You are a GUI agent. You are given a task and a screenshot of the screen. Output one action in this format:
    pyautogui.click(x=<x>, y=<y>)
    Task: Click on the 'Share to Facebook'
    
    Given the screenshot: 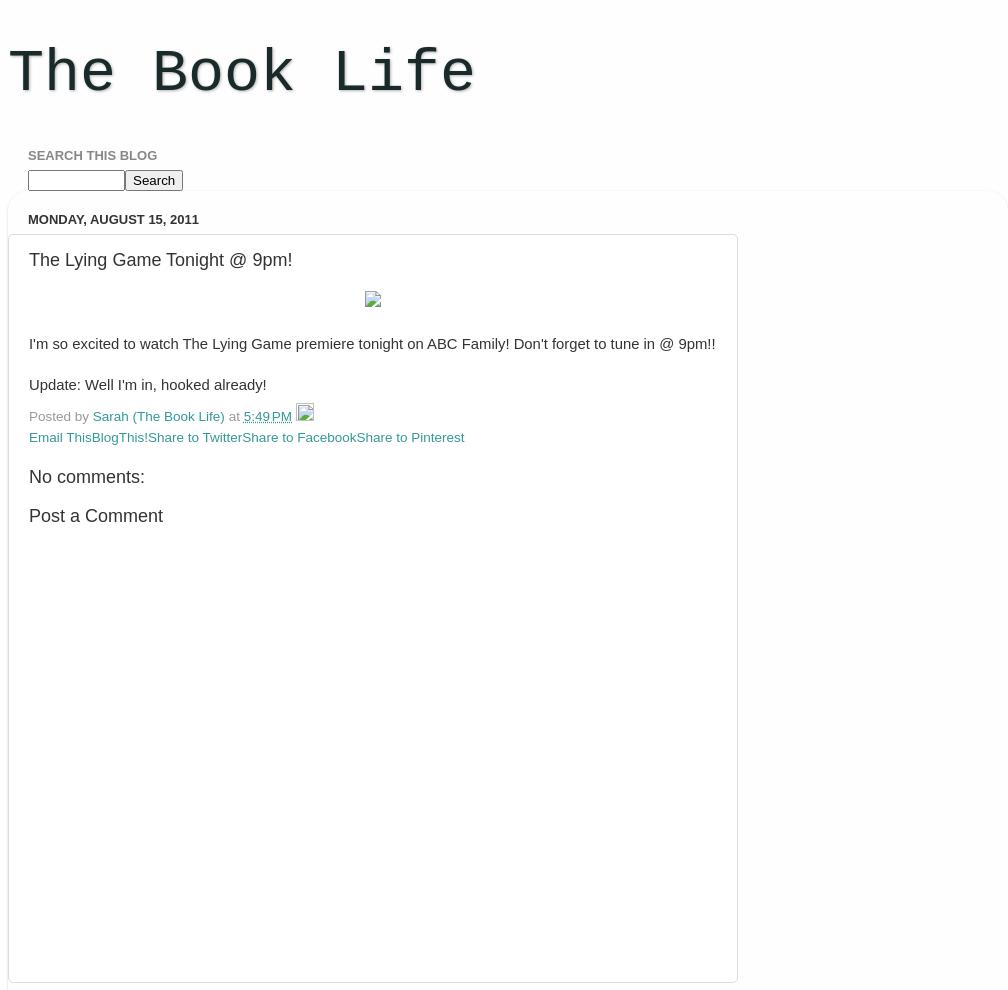 What is the action you would take?
    pyautogui.click(x=242, y=436)
    